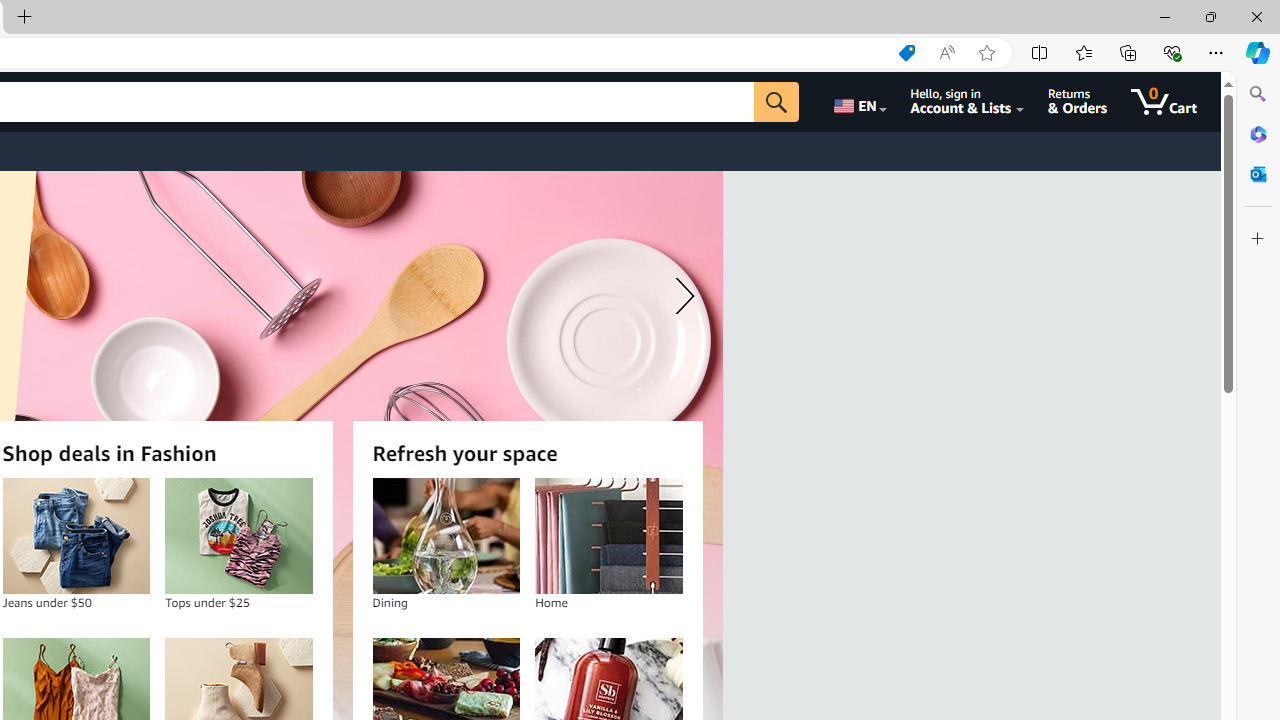 The image size is (1280, 720). I want to click on 'Tops under $25', so click(238, 535).